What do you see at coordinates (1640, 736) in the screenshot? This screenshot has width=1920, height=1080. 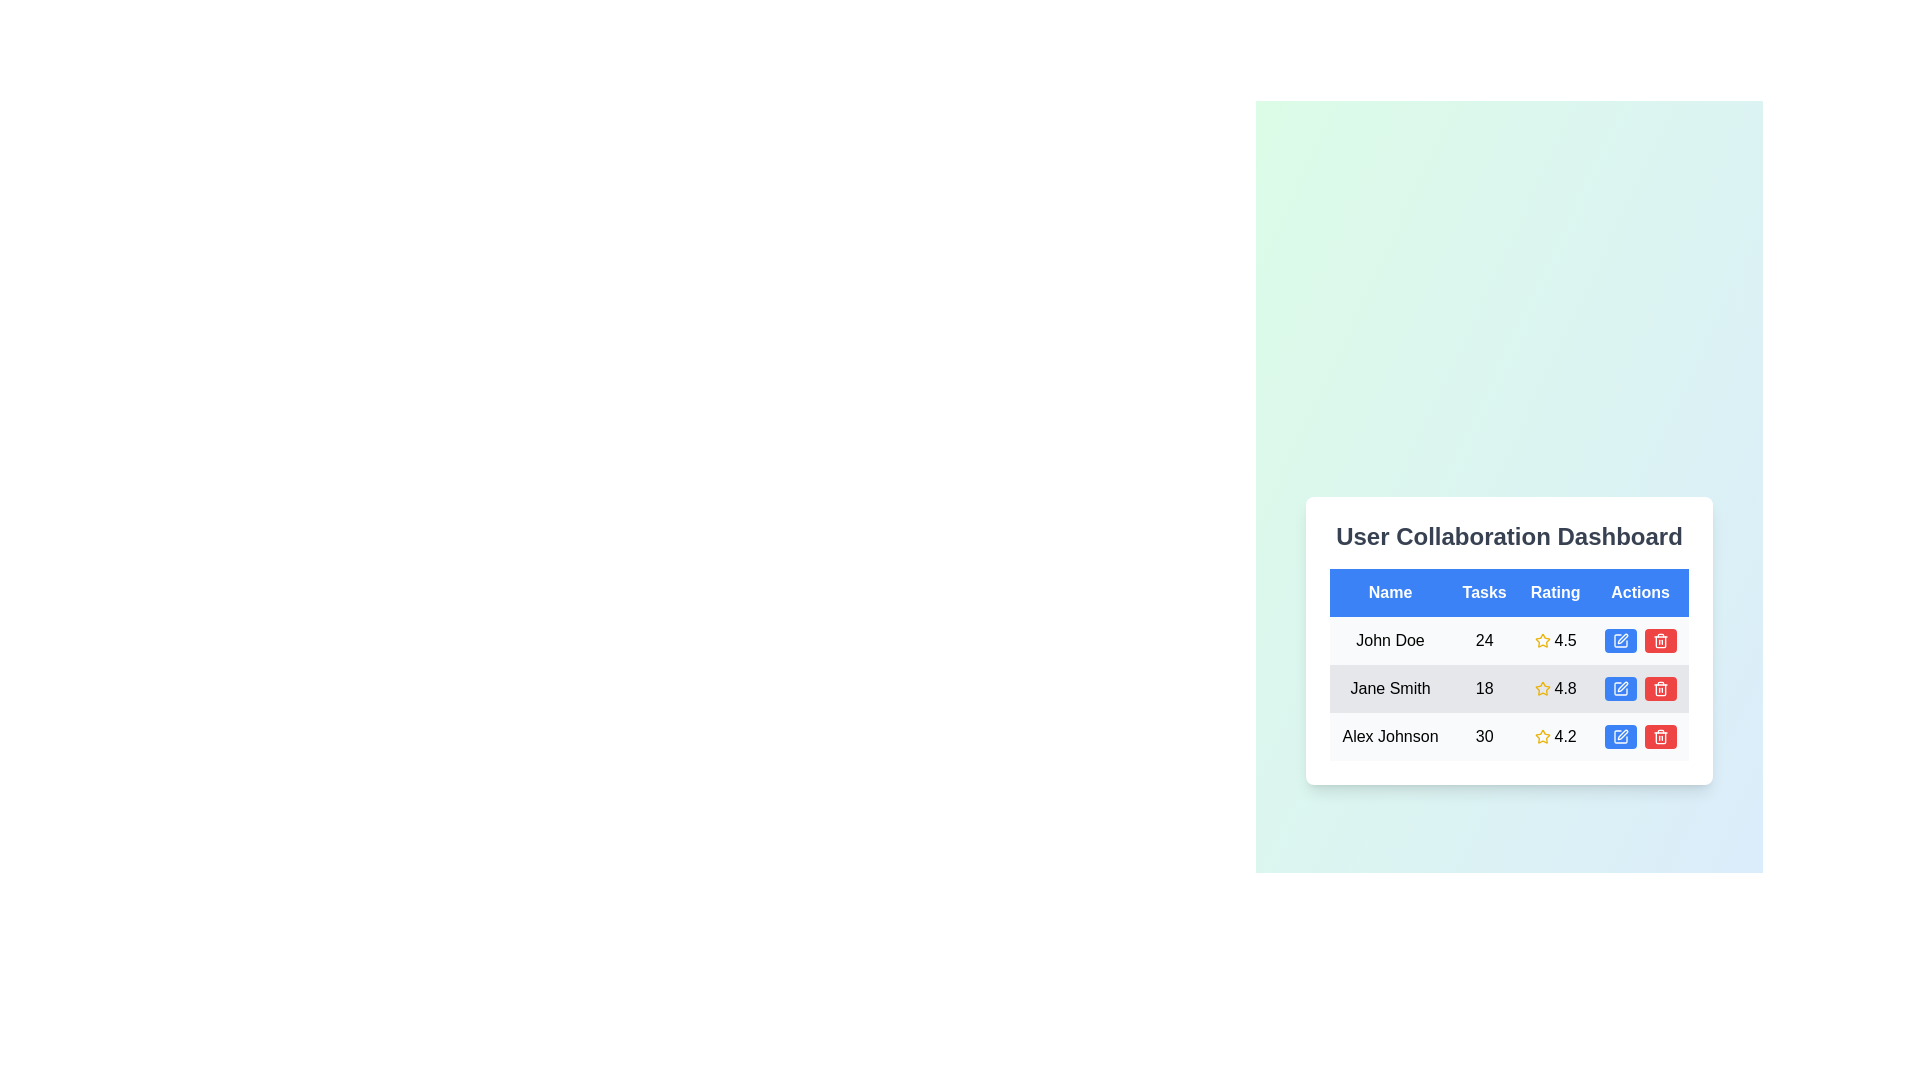 I see `the action buttons group positioned in the rightmost column of the row labeled 'Alex Johnson'` at bounding box center [1640, 736].